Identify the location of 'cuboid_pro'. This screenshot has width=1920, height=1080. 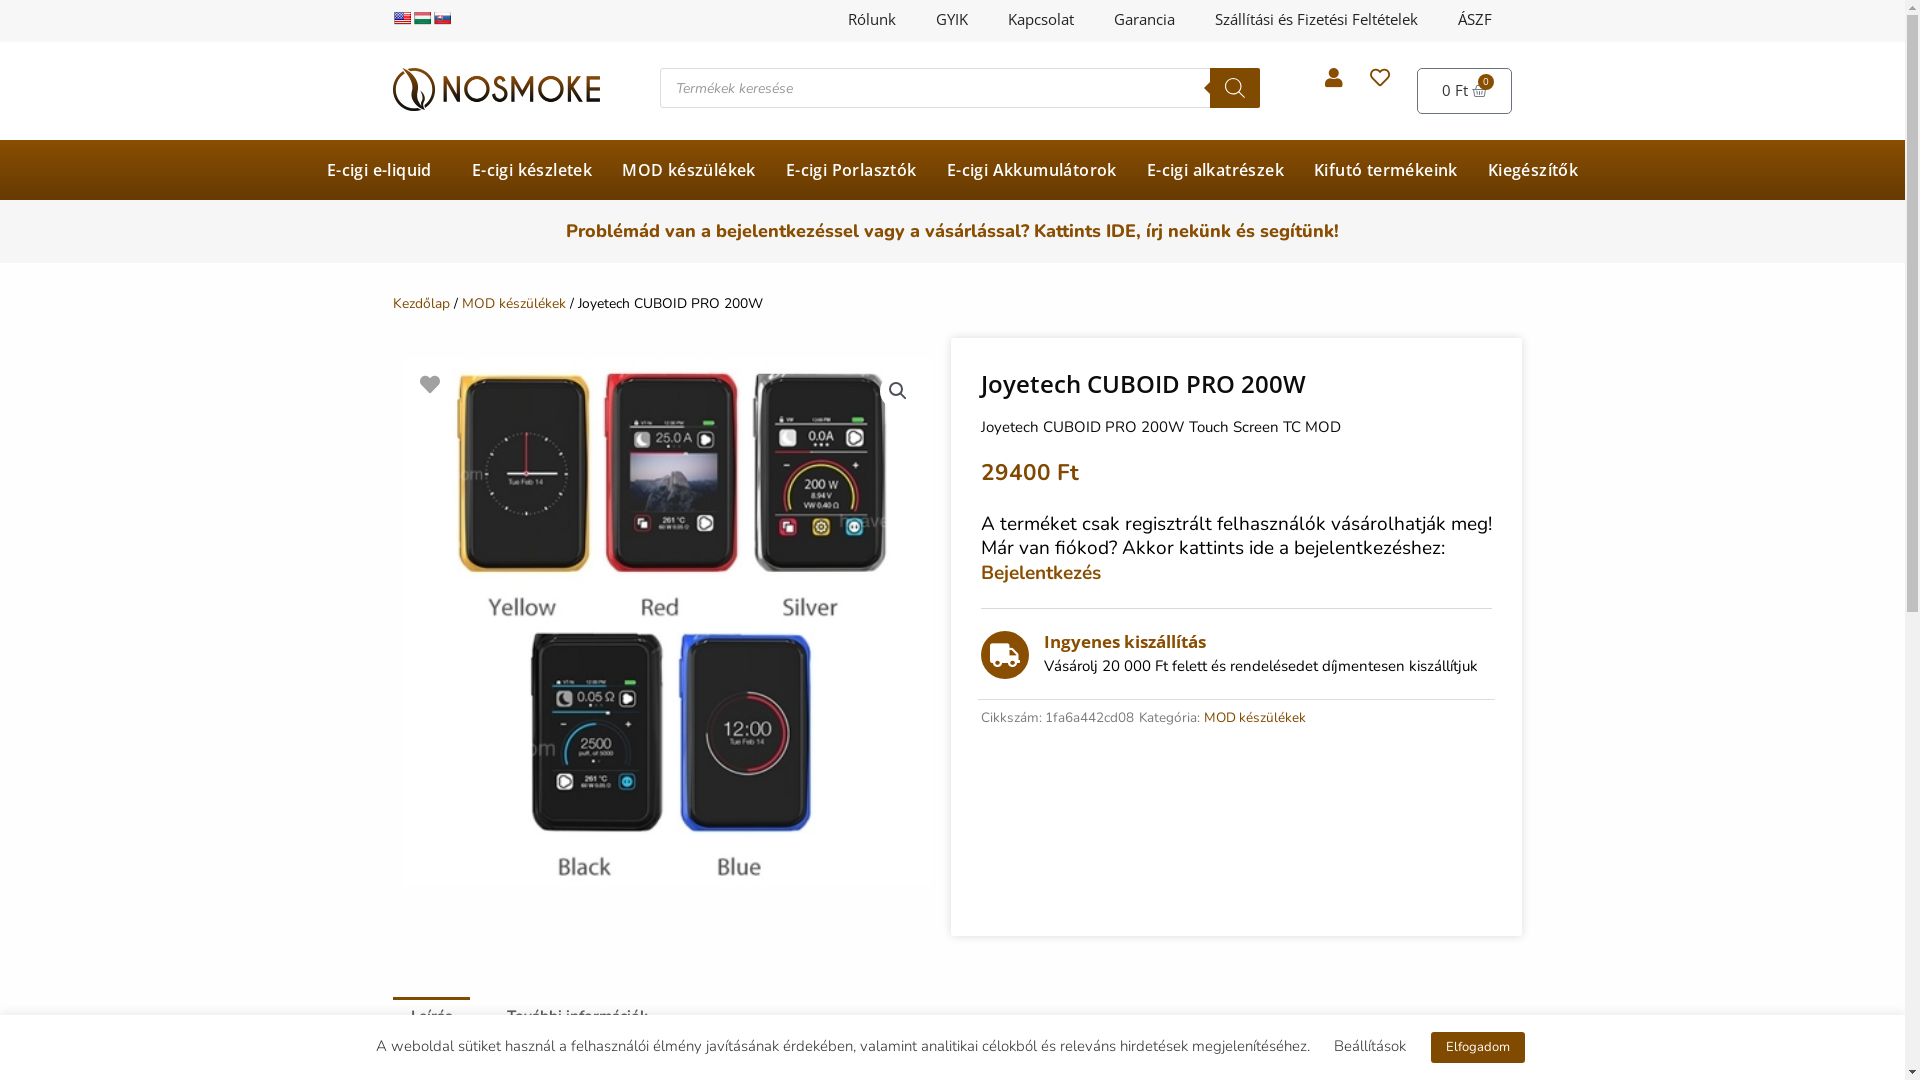
(666, 620).